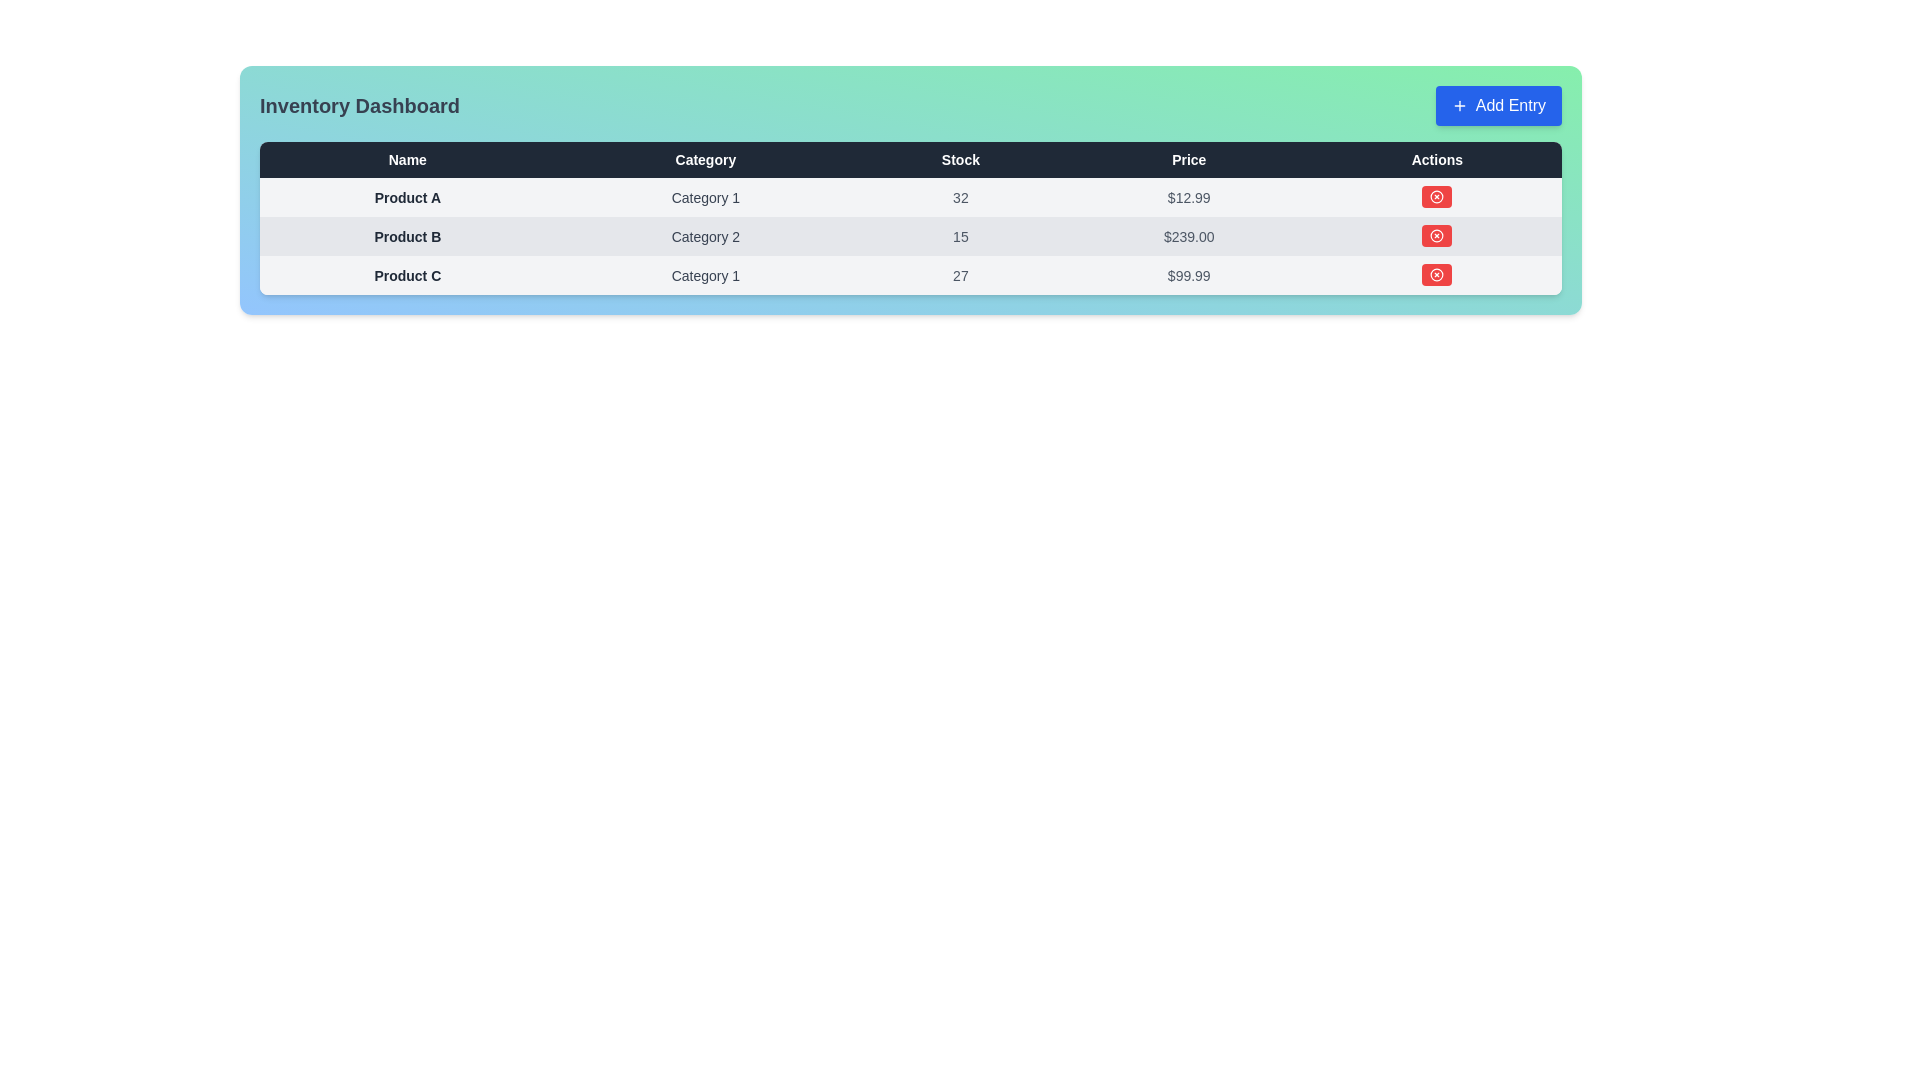  Describe the element at coordinates (1189, 197) in the screenshot. I see `the price label of 'Product A' in the Inventory Dashboard, located in the second-to-right column of its row, following the 'Stock' cell` at that location.